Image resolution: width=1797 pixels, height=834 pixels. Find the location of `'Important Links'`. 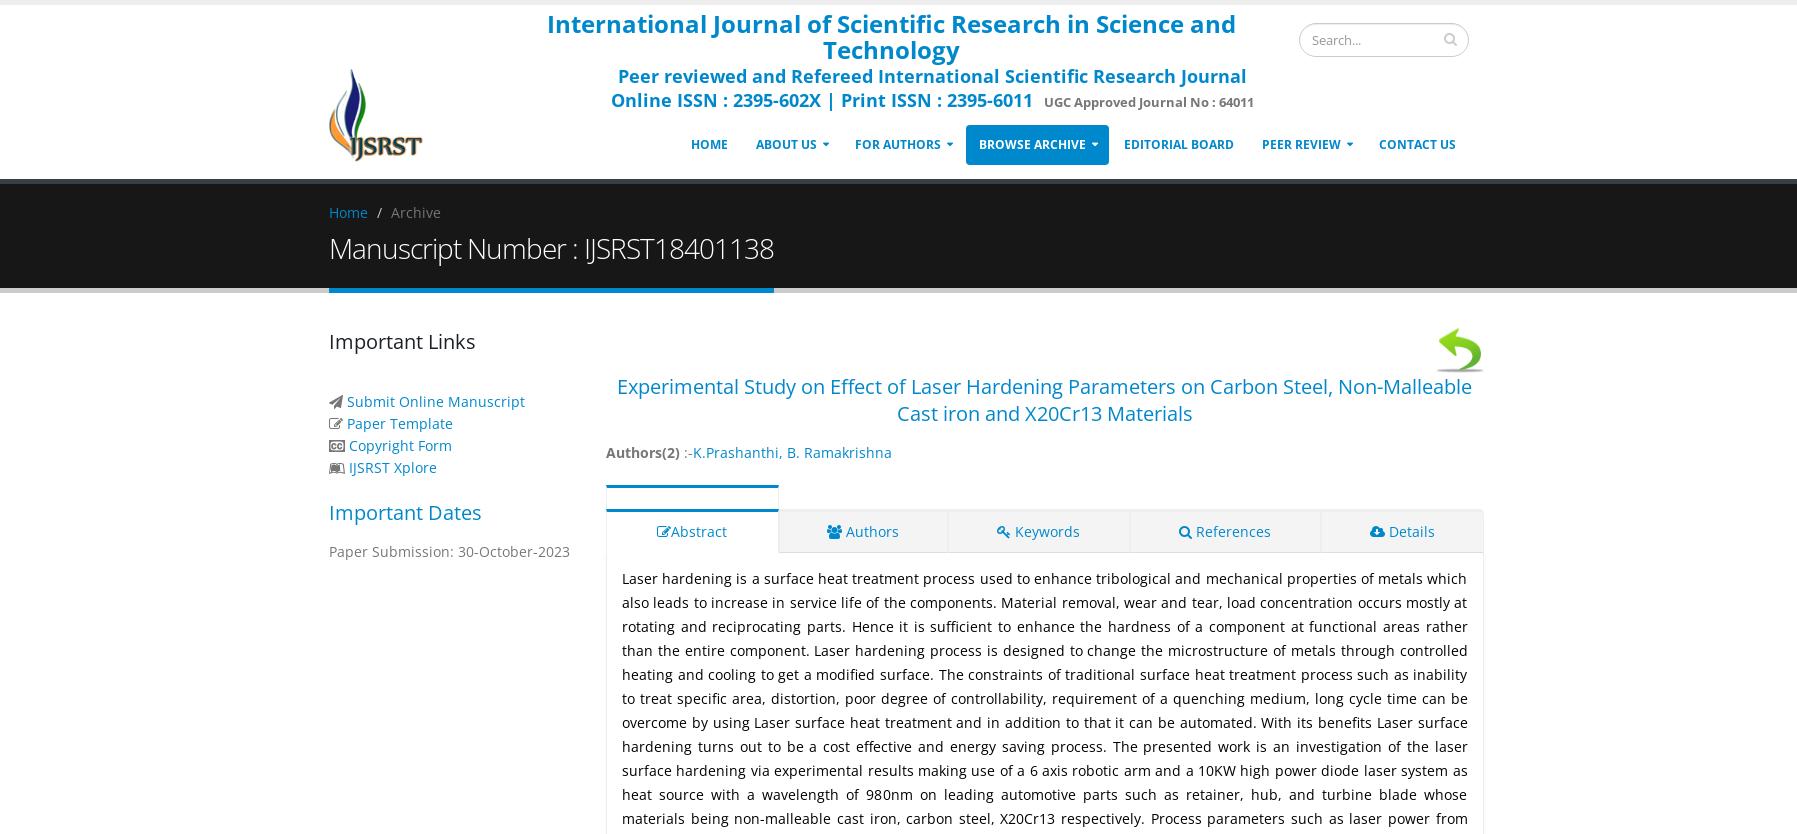

'Important Links' is located at coordinates (400, 341).